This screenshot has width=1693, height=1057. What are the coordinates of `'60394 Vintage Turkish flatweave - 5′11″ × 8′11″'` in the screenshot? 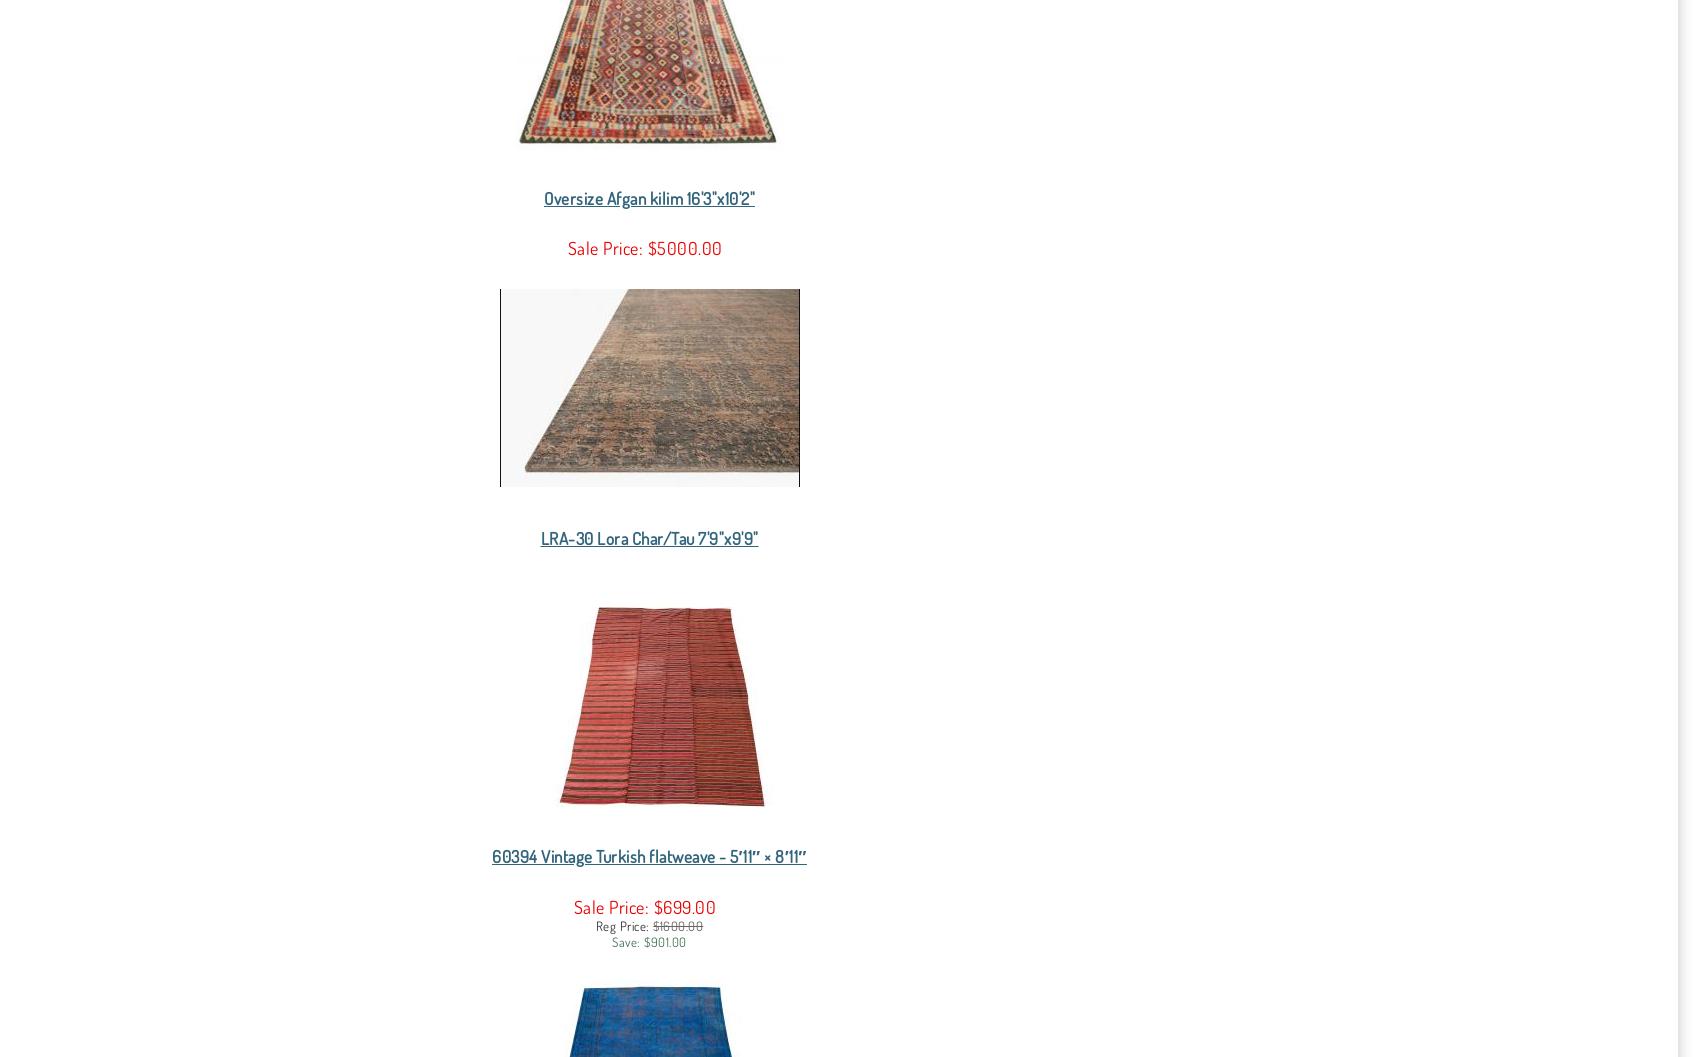 It's located at (648, 854).